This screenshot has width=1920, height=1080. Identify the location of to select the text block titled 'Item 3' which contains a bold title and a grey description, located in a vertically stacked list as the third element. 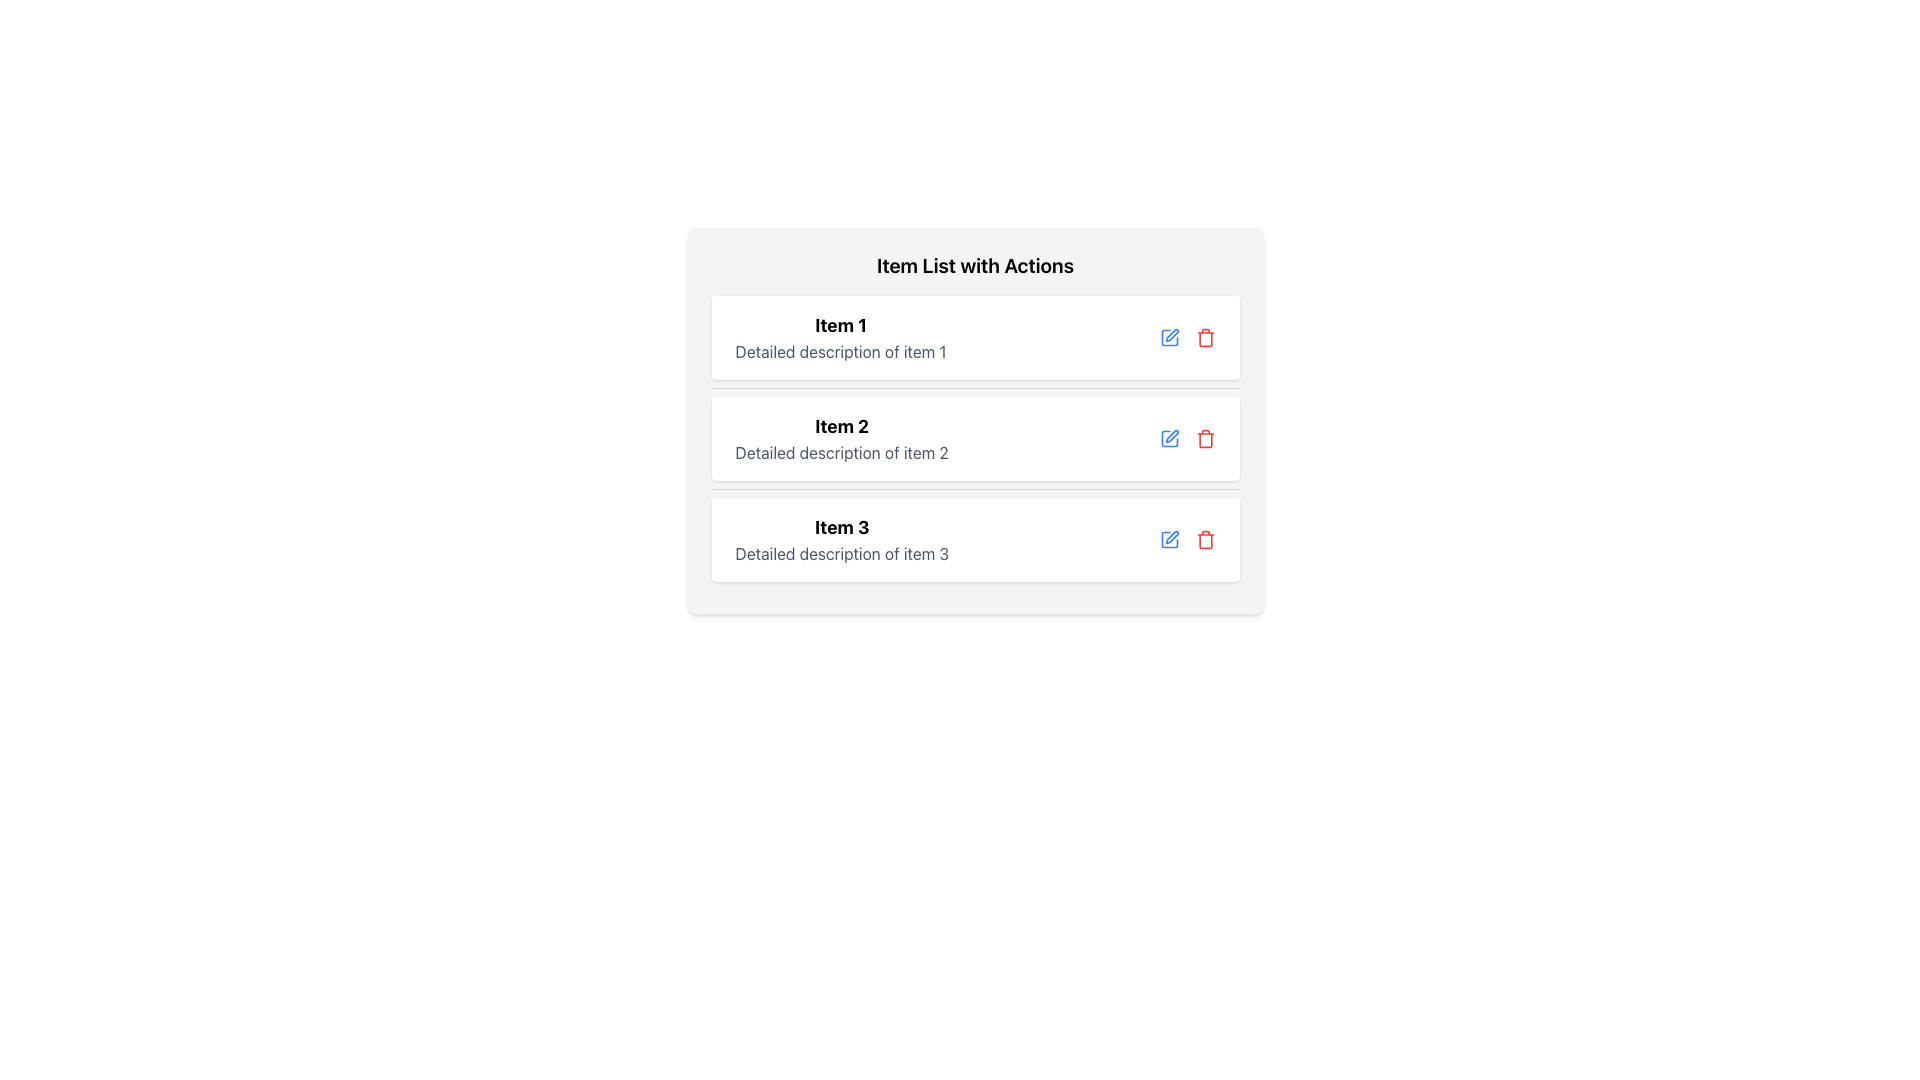
(841, 540).